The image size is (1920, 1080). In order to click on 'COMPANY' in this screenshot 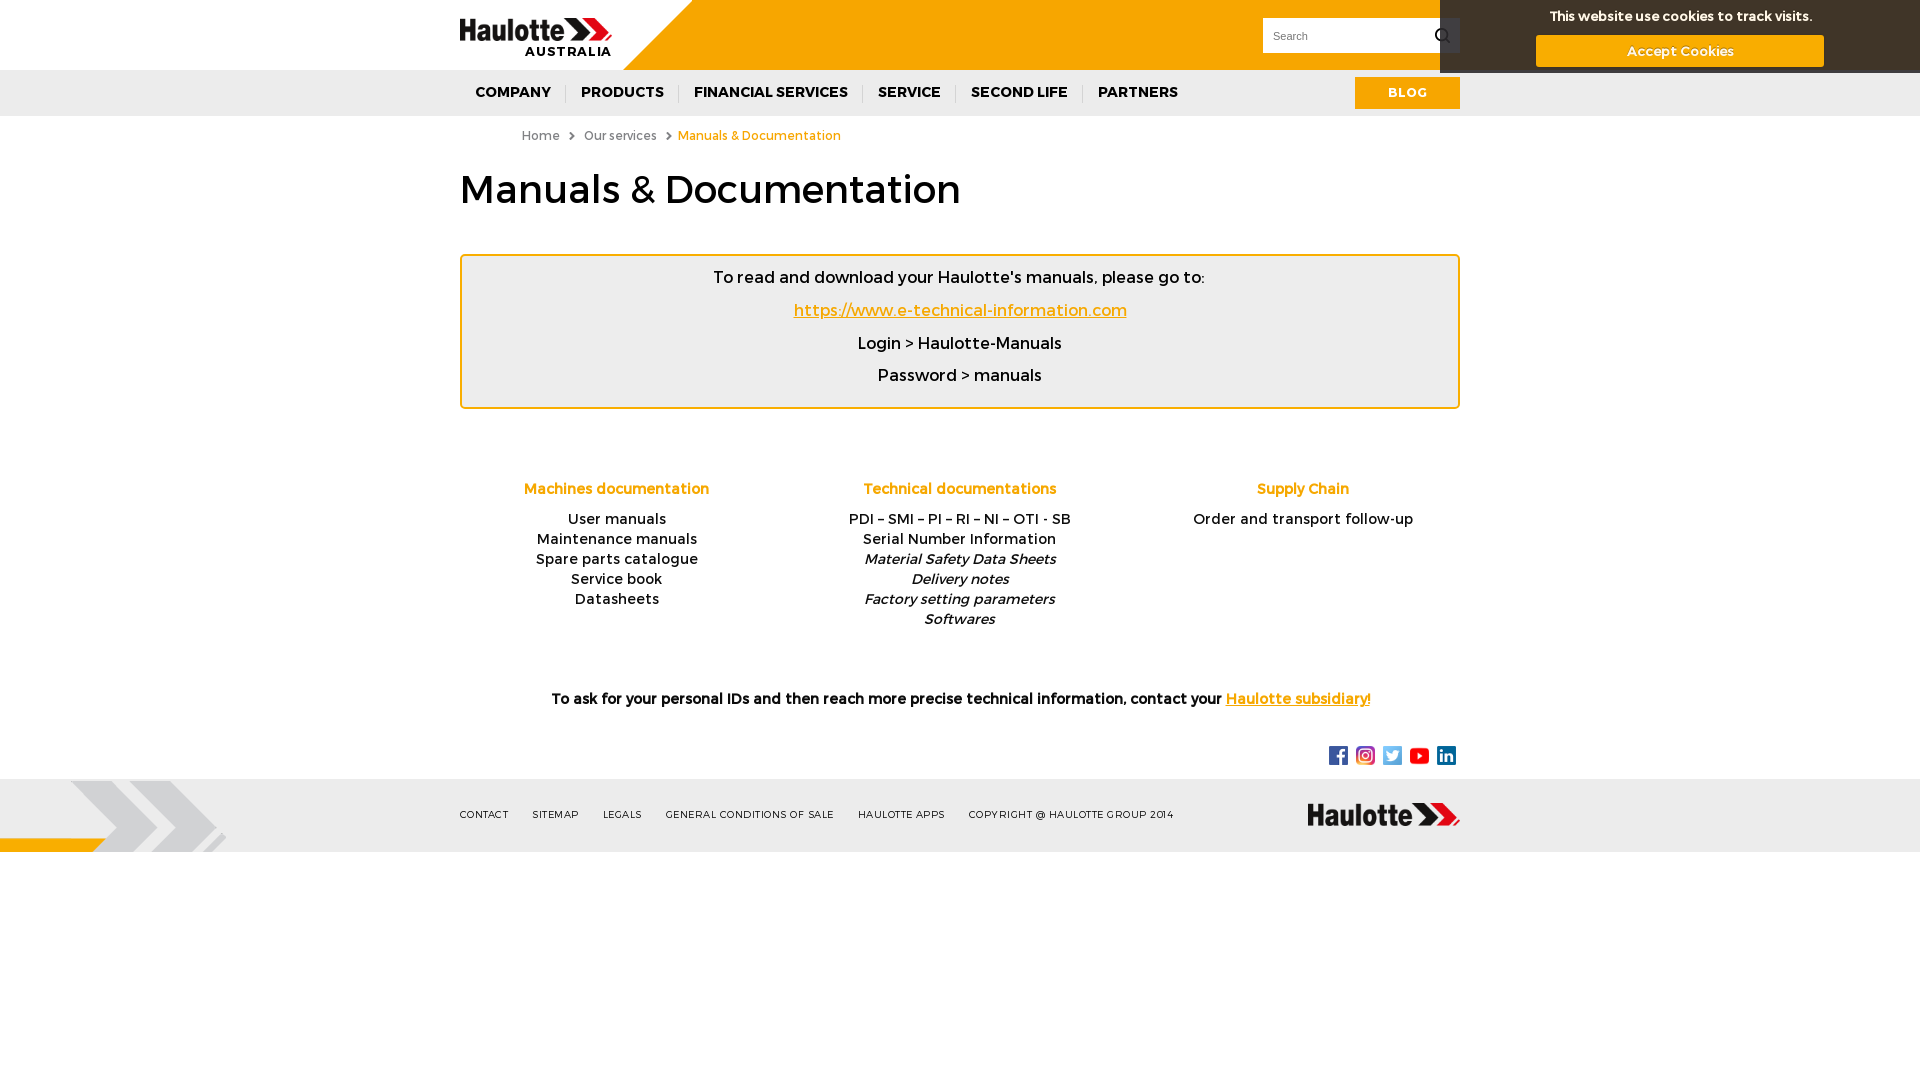, I will do `click(459, 92)`.